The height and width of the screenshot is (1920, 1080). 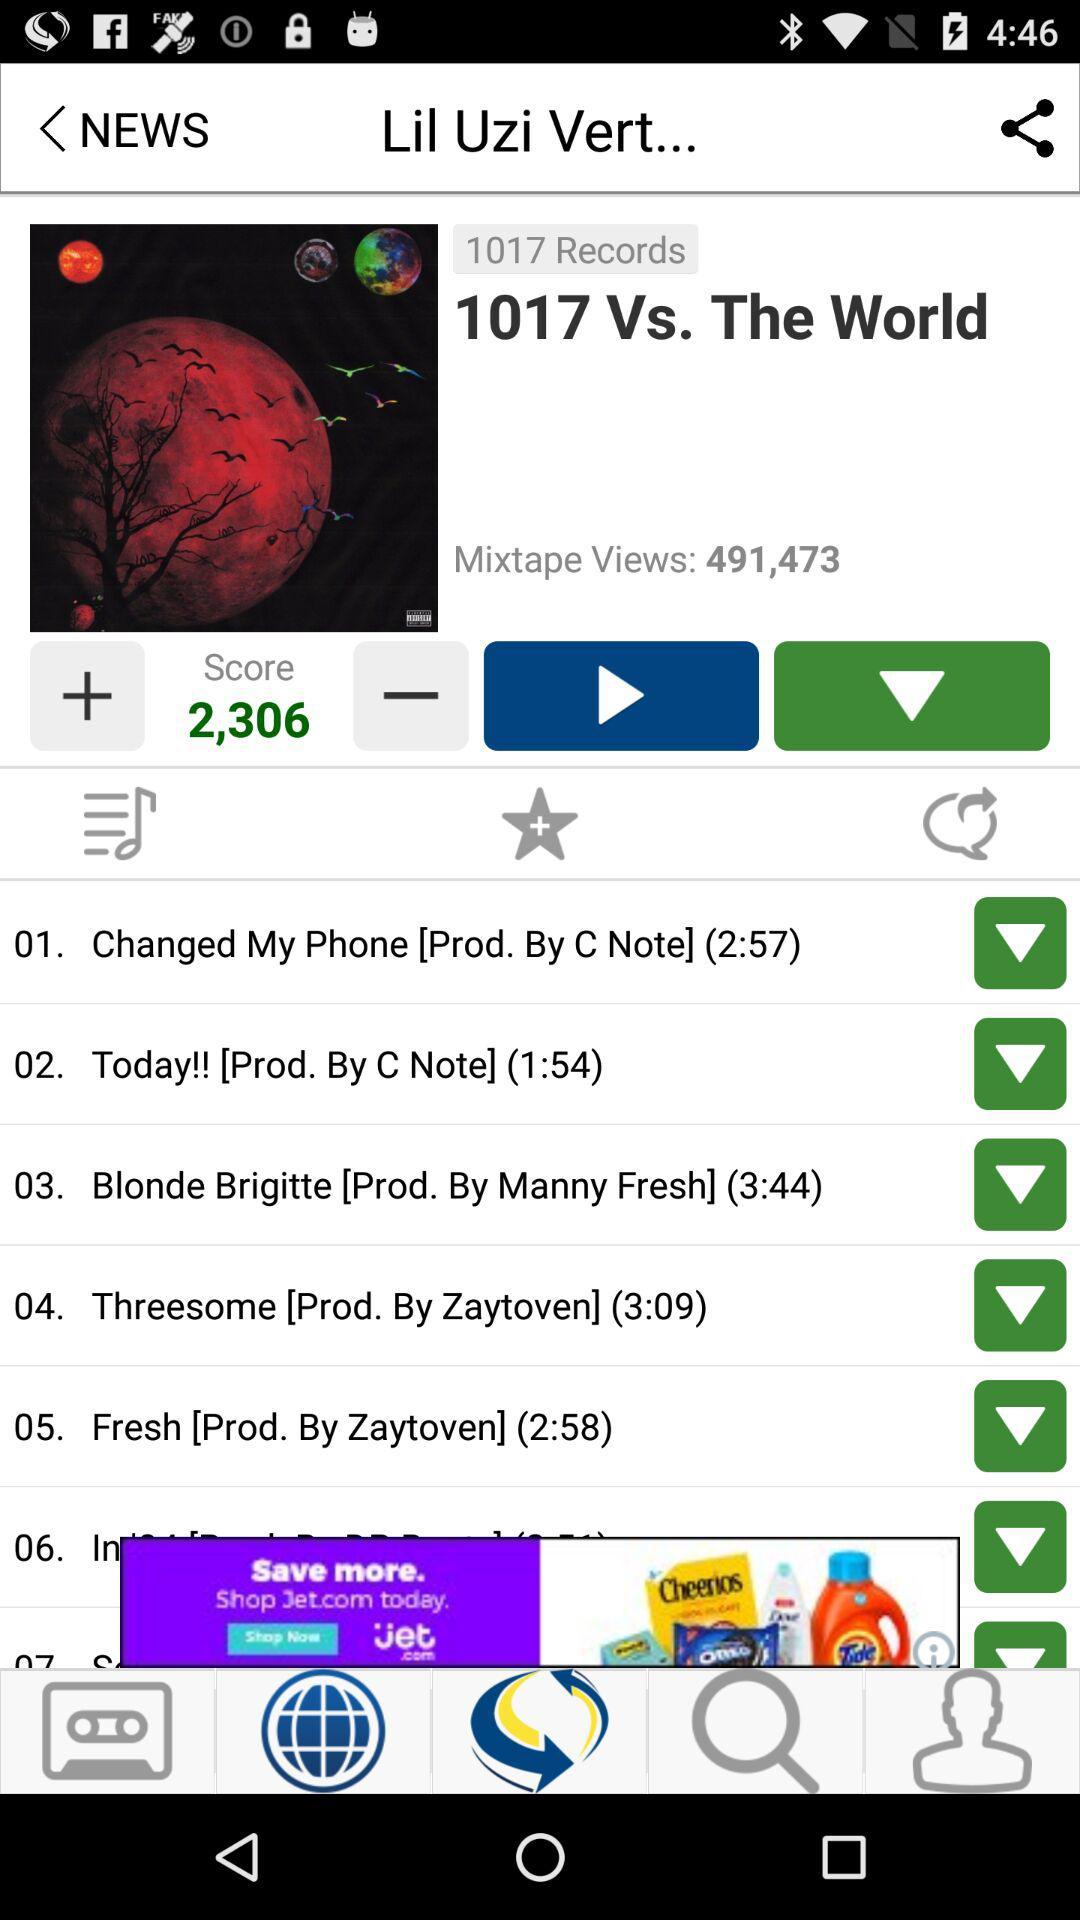 I want to click on arrow down for next, so click(x=1020, y=1184).